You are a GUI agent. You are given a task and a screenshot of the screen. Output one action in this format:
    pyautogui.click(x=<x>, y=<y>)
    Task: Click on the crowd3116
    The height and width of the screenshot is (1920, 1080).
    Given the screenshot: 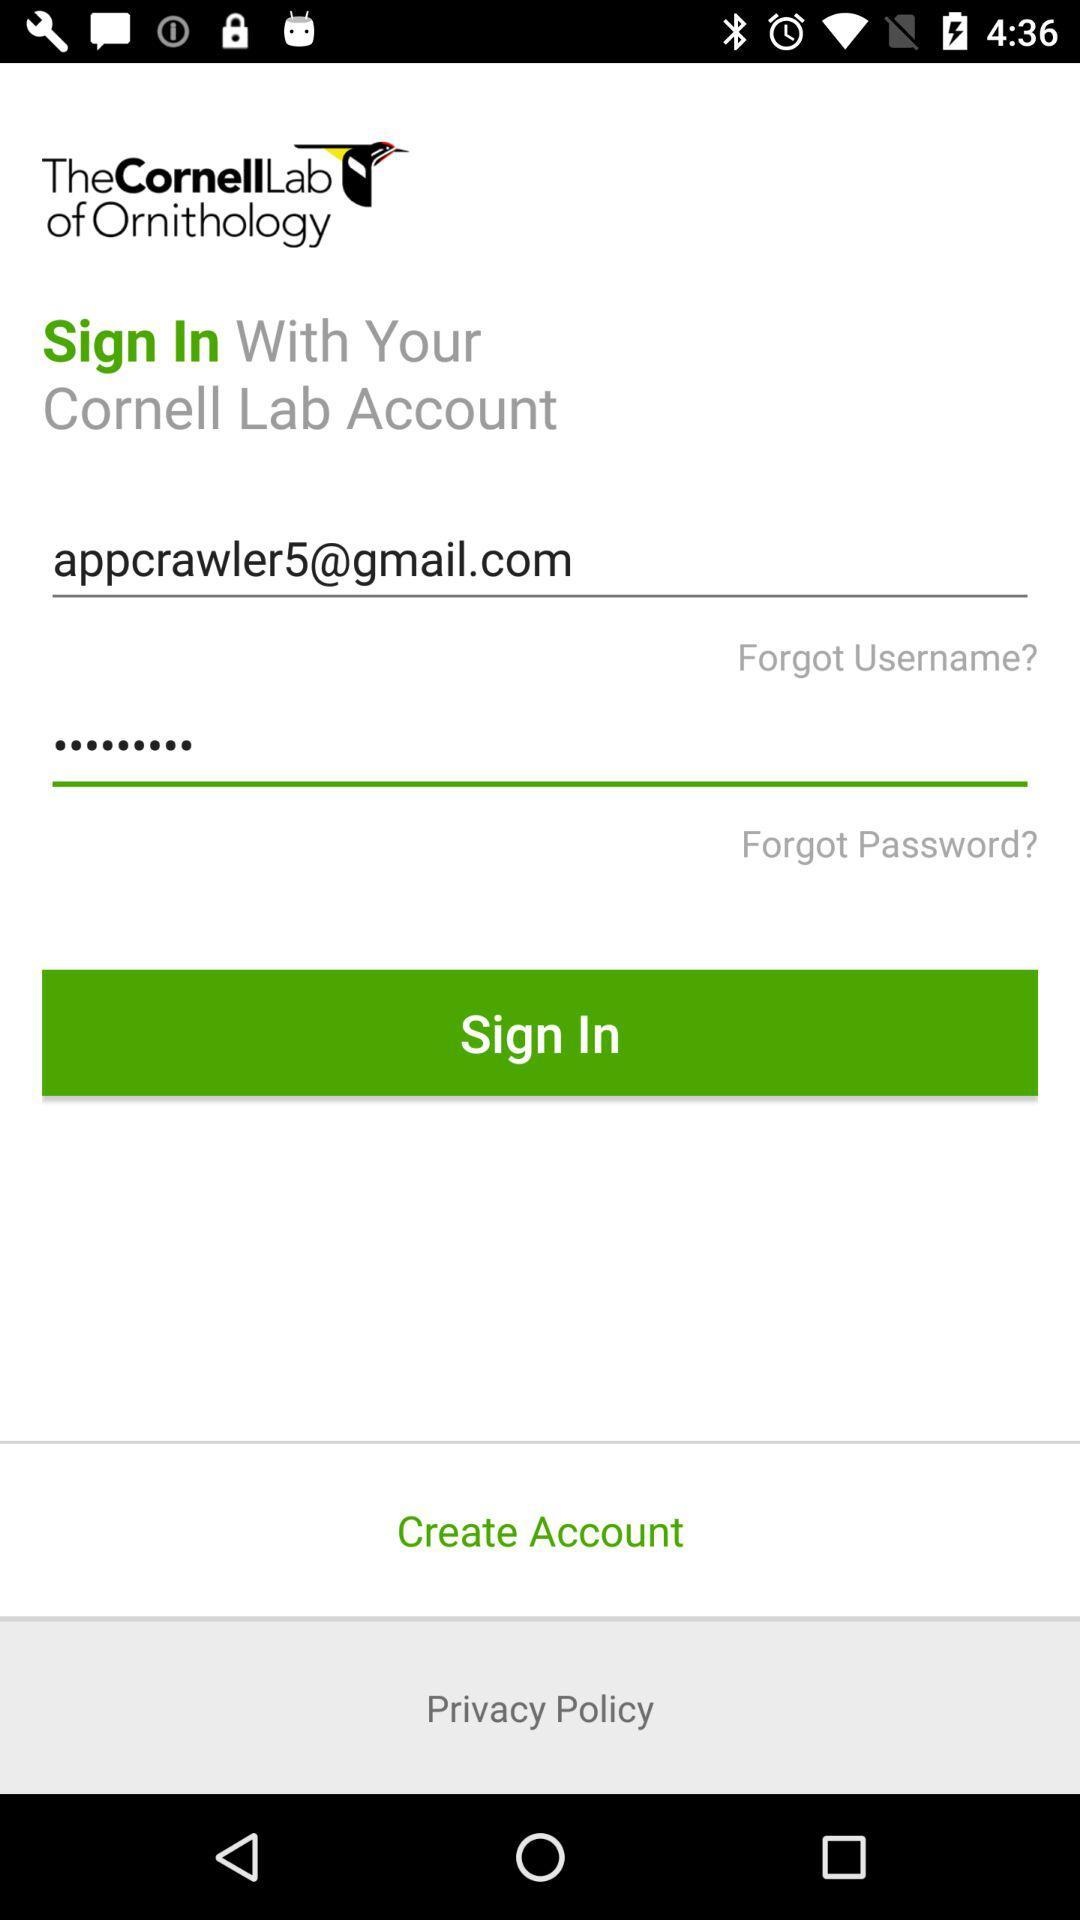 What is the action you would take?
    pyautogui.click(x=540, y=744)
    